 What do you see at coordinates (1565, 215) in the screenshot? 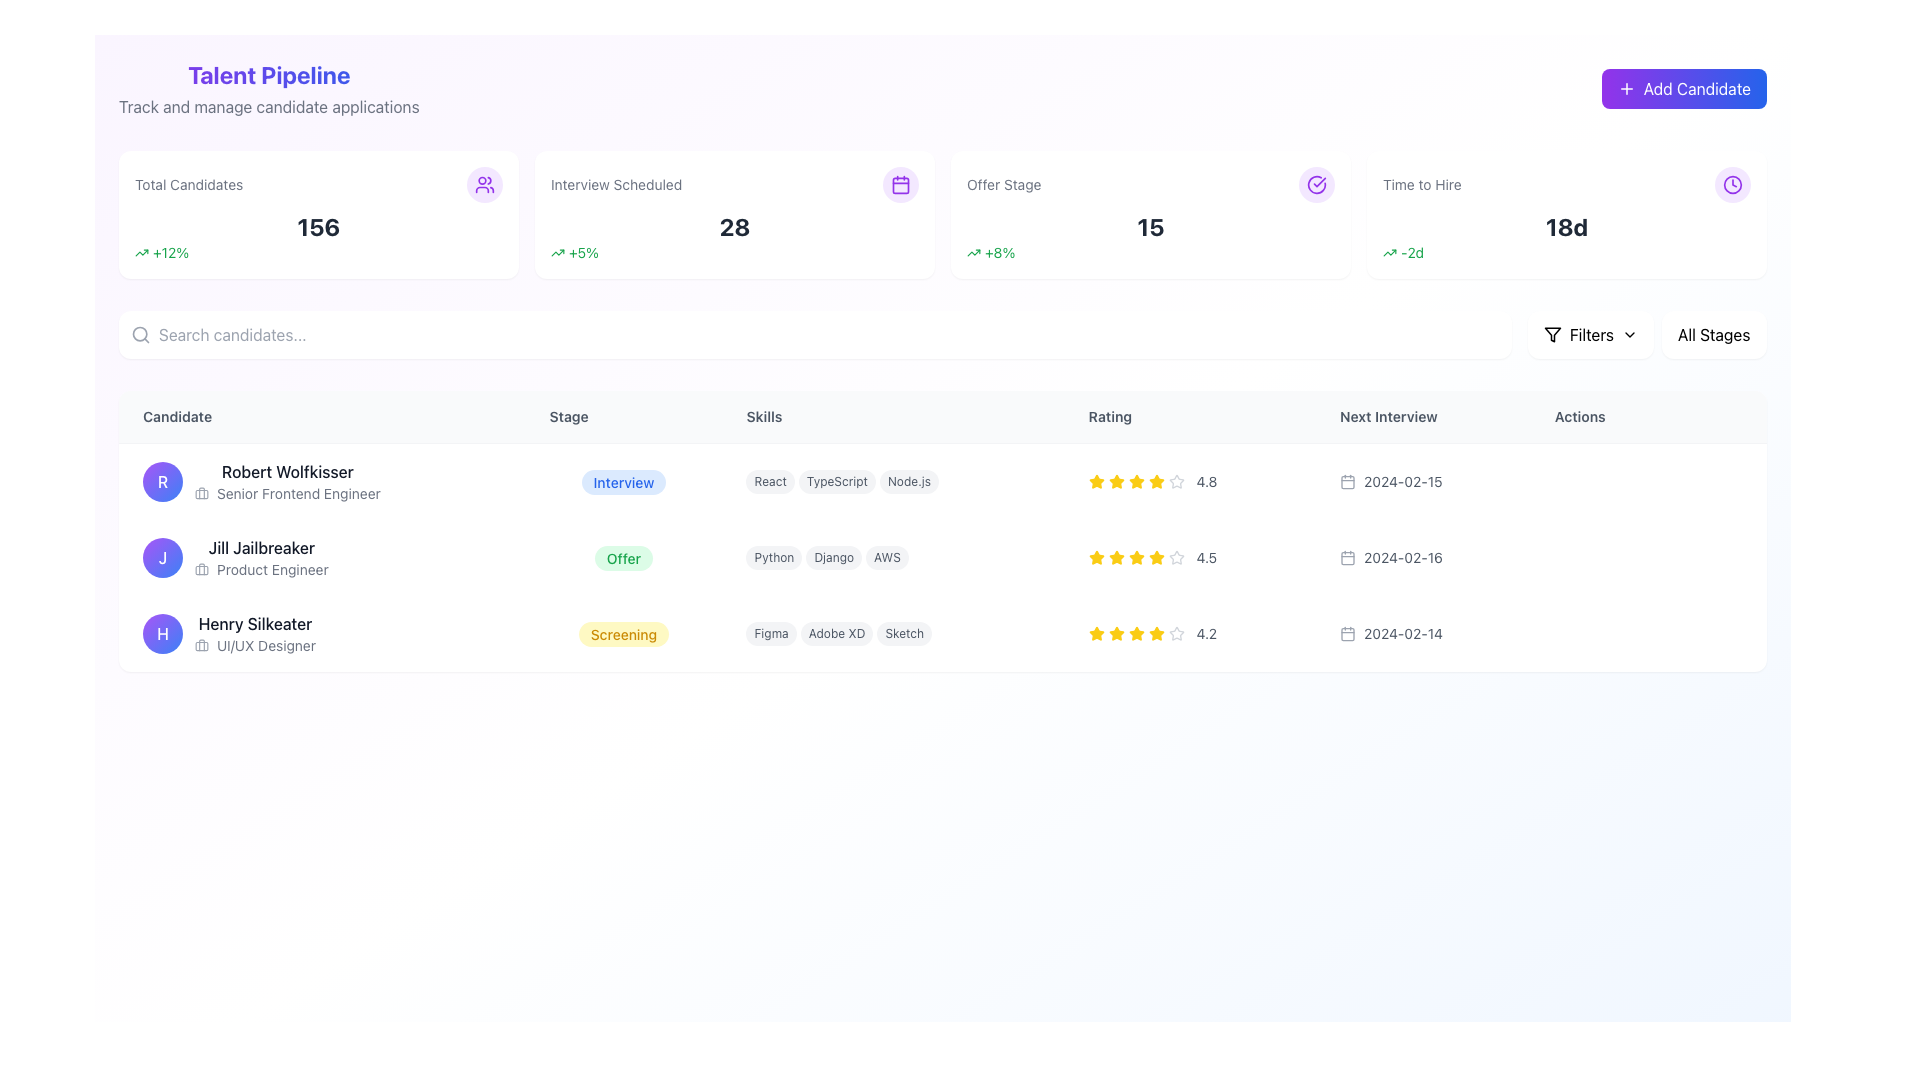
I see `the Information card titled 'Time to Hire', which features a white background, rounded corners, and includes a prominent numerical metric '18d' in bold, black font, along with a purple circular clock icon at the top right` at bounding box center [1565, 215].